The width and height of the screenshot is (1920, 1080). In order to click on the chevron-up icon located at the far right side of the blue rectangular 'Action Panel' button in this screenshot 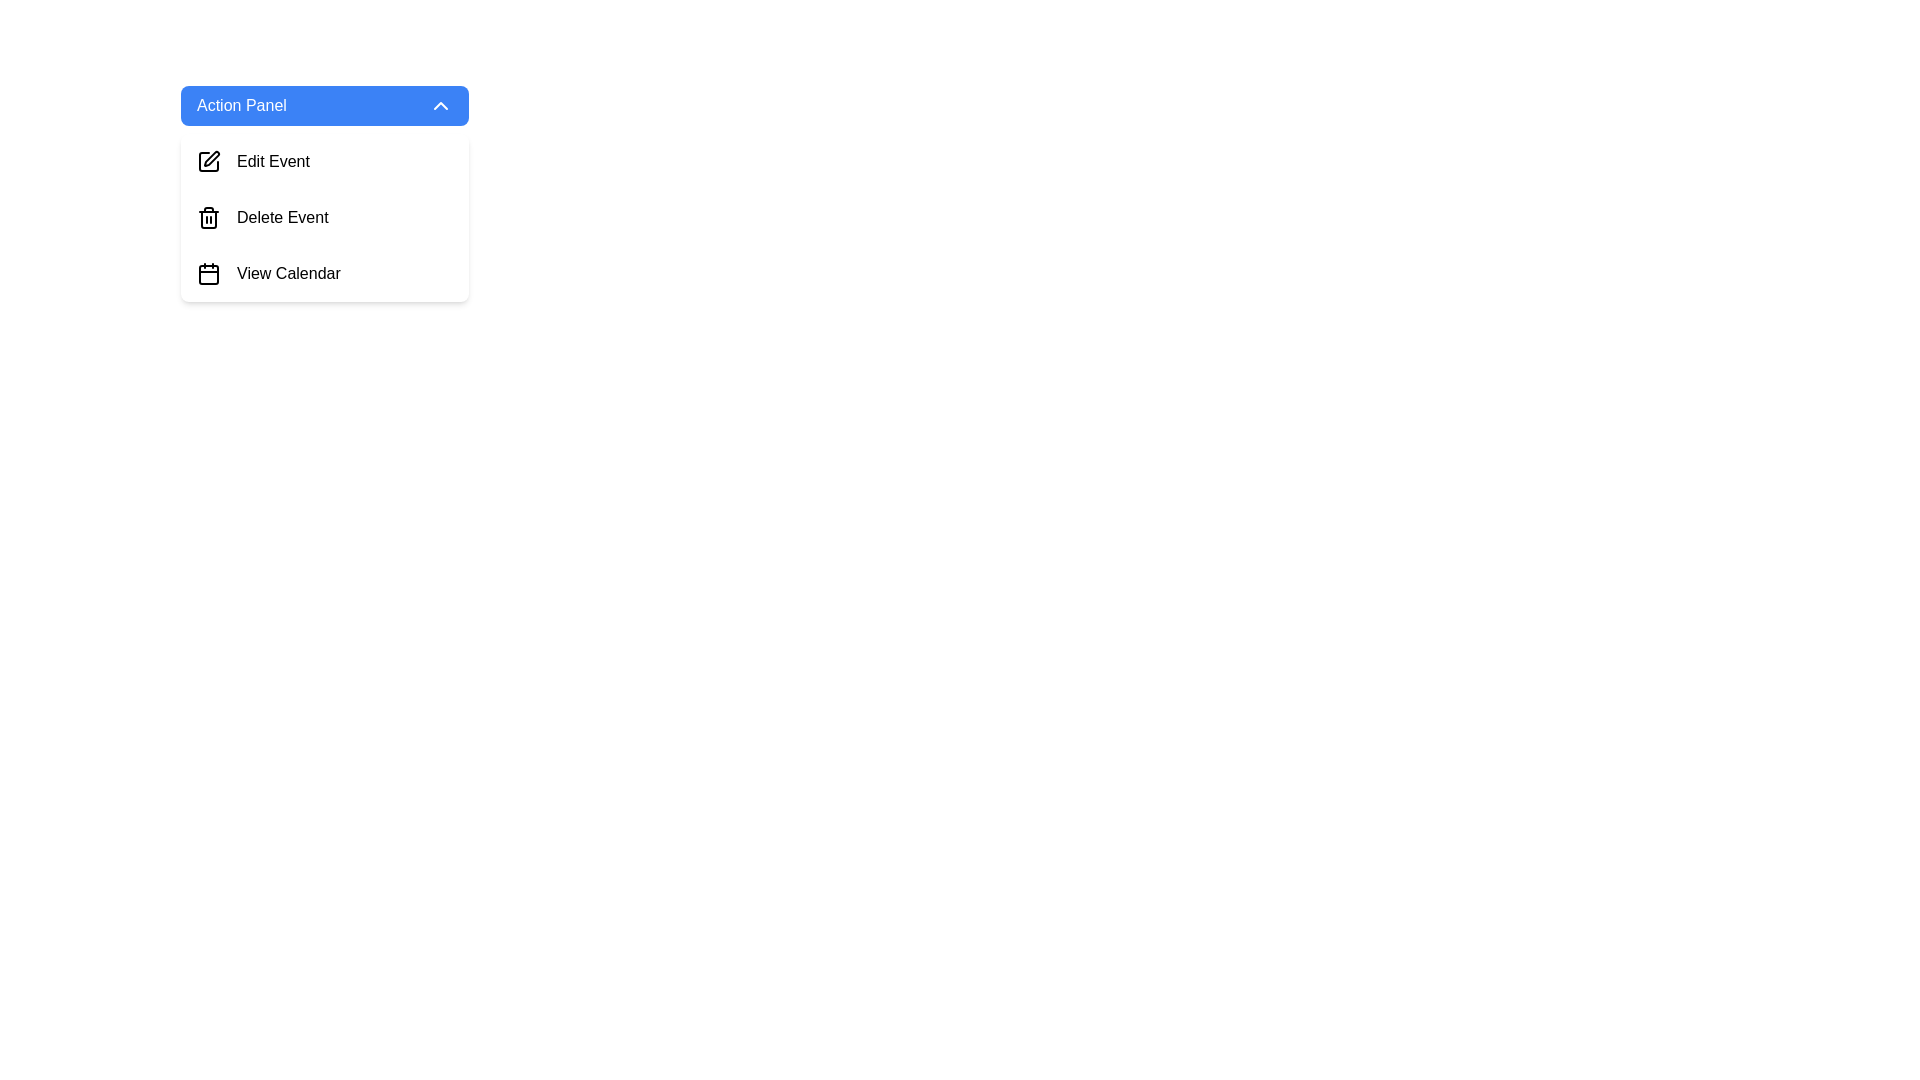, I will do `click(440, 105)`.